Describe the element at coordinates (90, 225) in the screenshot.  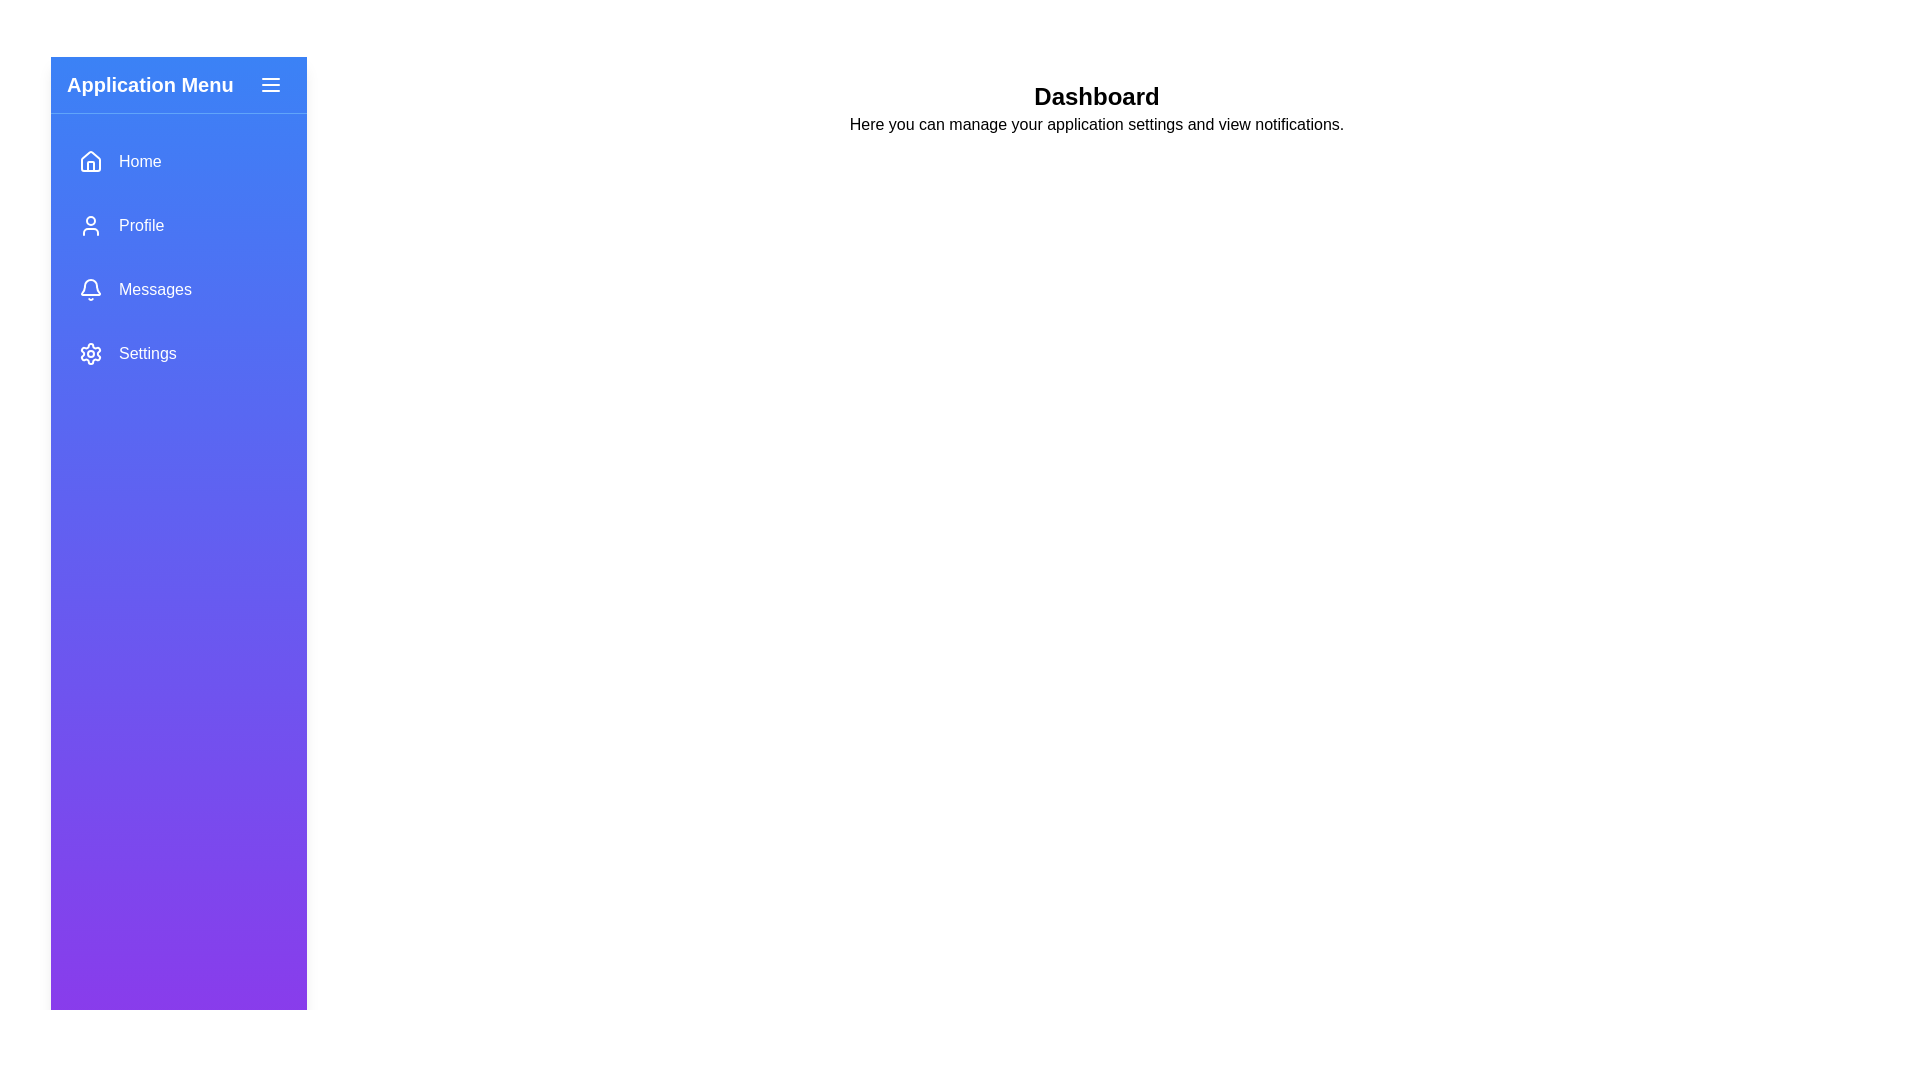
I see `the user profile icon, which is a simple outline of a person located in the blue section of the navigation menu, next to the 'Profile' text` at that location.